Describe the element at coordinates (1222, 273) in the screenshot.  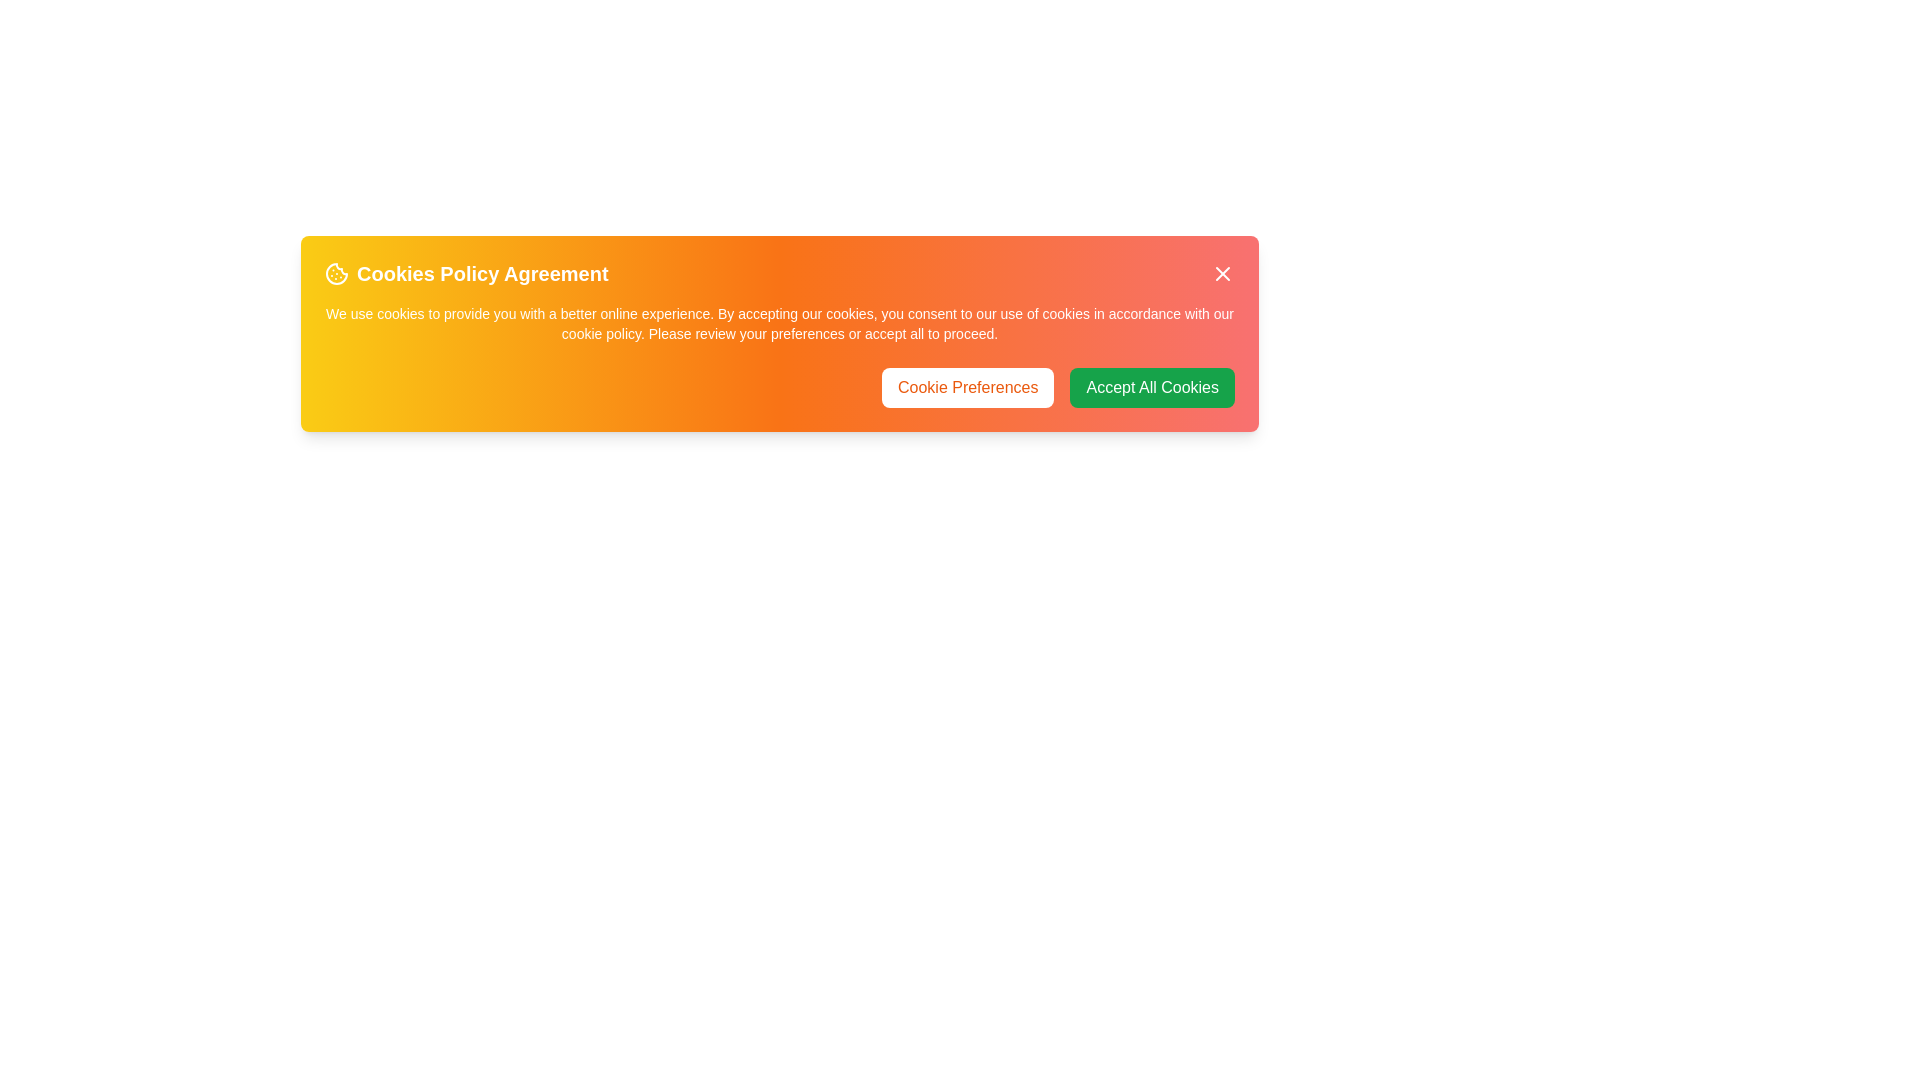
I see `the red circular button with a white 'X' icon located in the top-right corner of the 'Cookies Policy Agreement' banner` at that location.